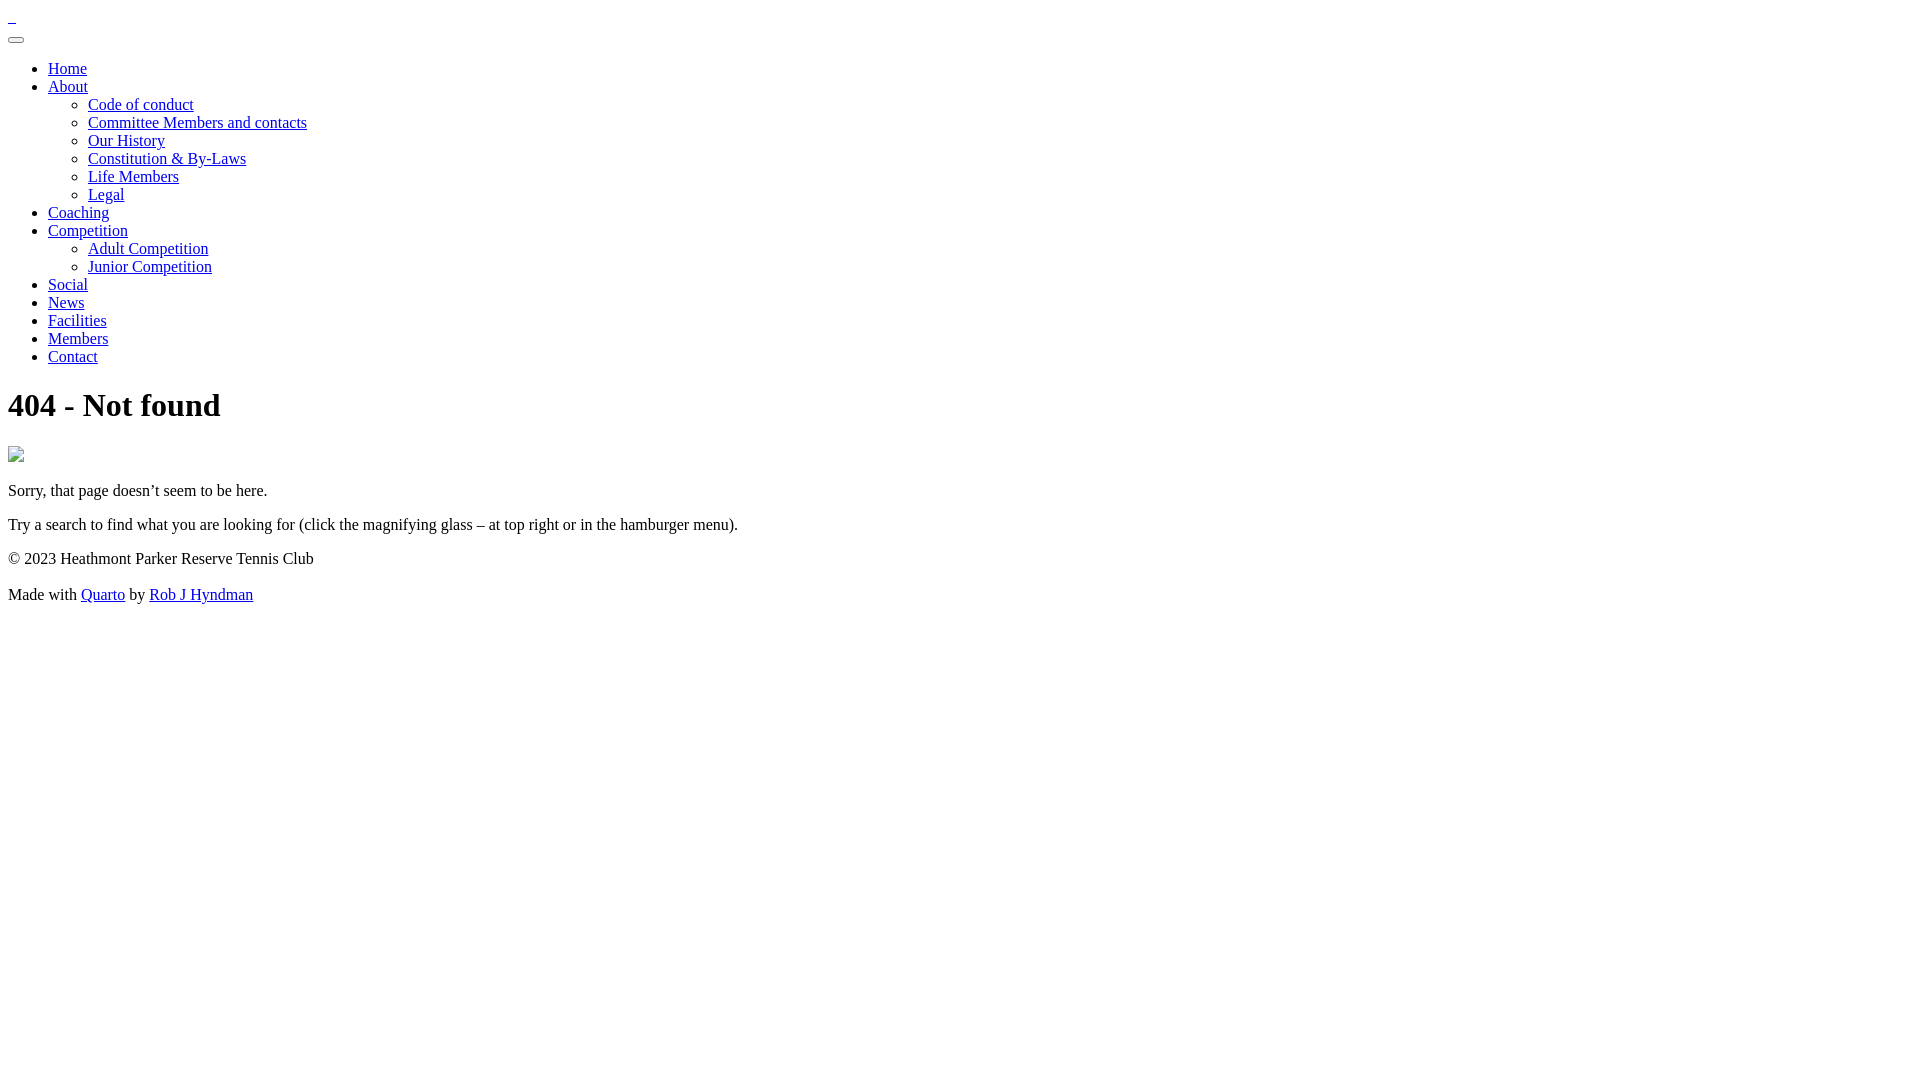  Describe the element at coordinates (72, 355) in the screenshot. I see `'Contact'` at that location.